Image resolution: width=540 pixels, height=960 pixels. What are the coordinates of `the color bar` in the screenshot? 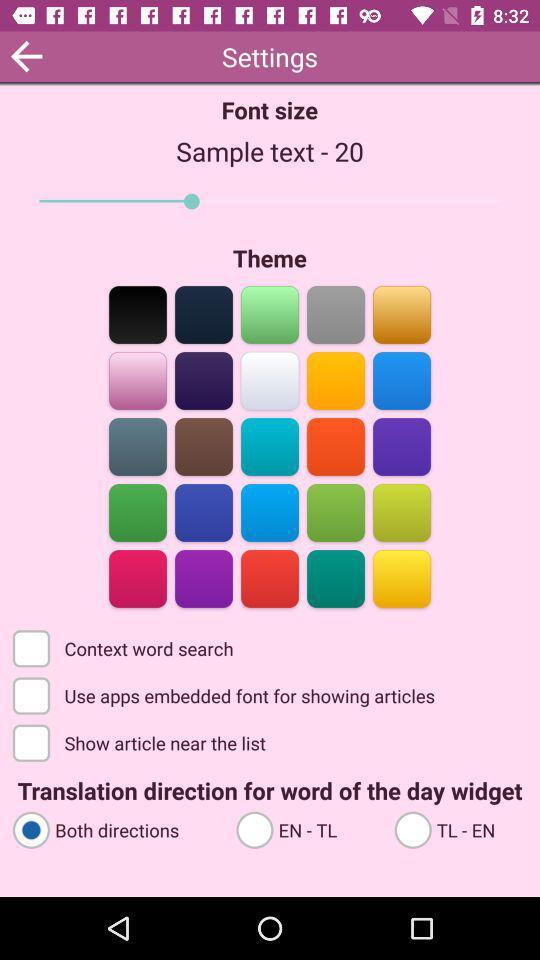 It's located at (137, 445).